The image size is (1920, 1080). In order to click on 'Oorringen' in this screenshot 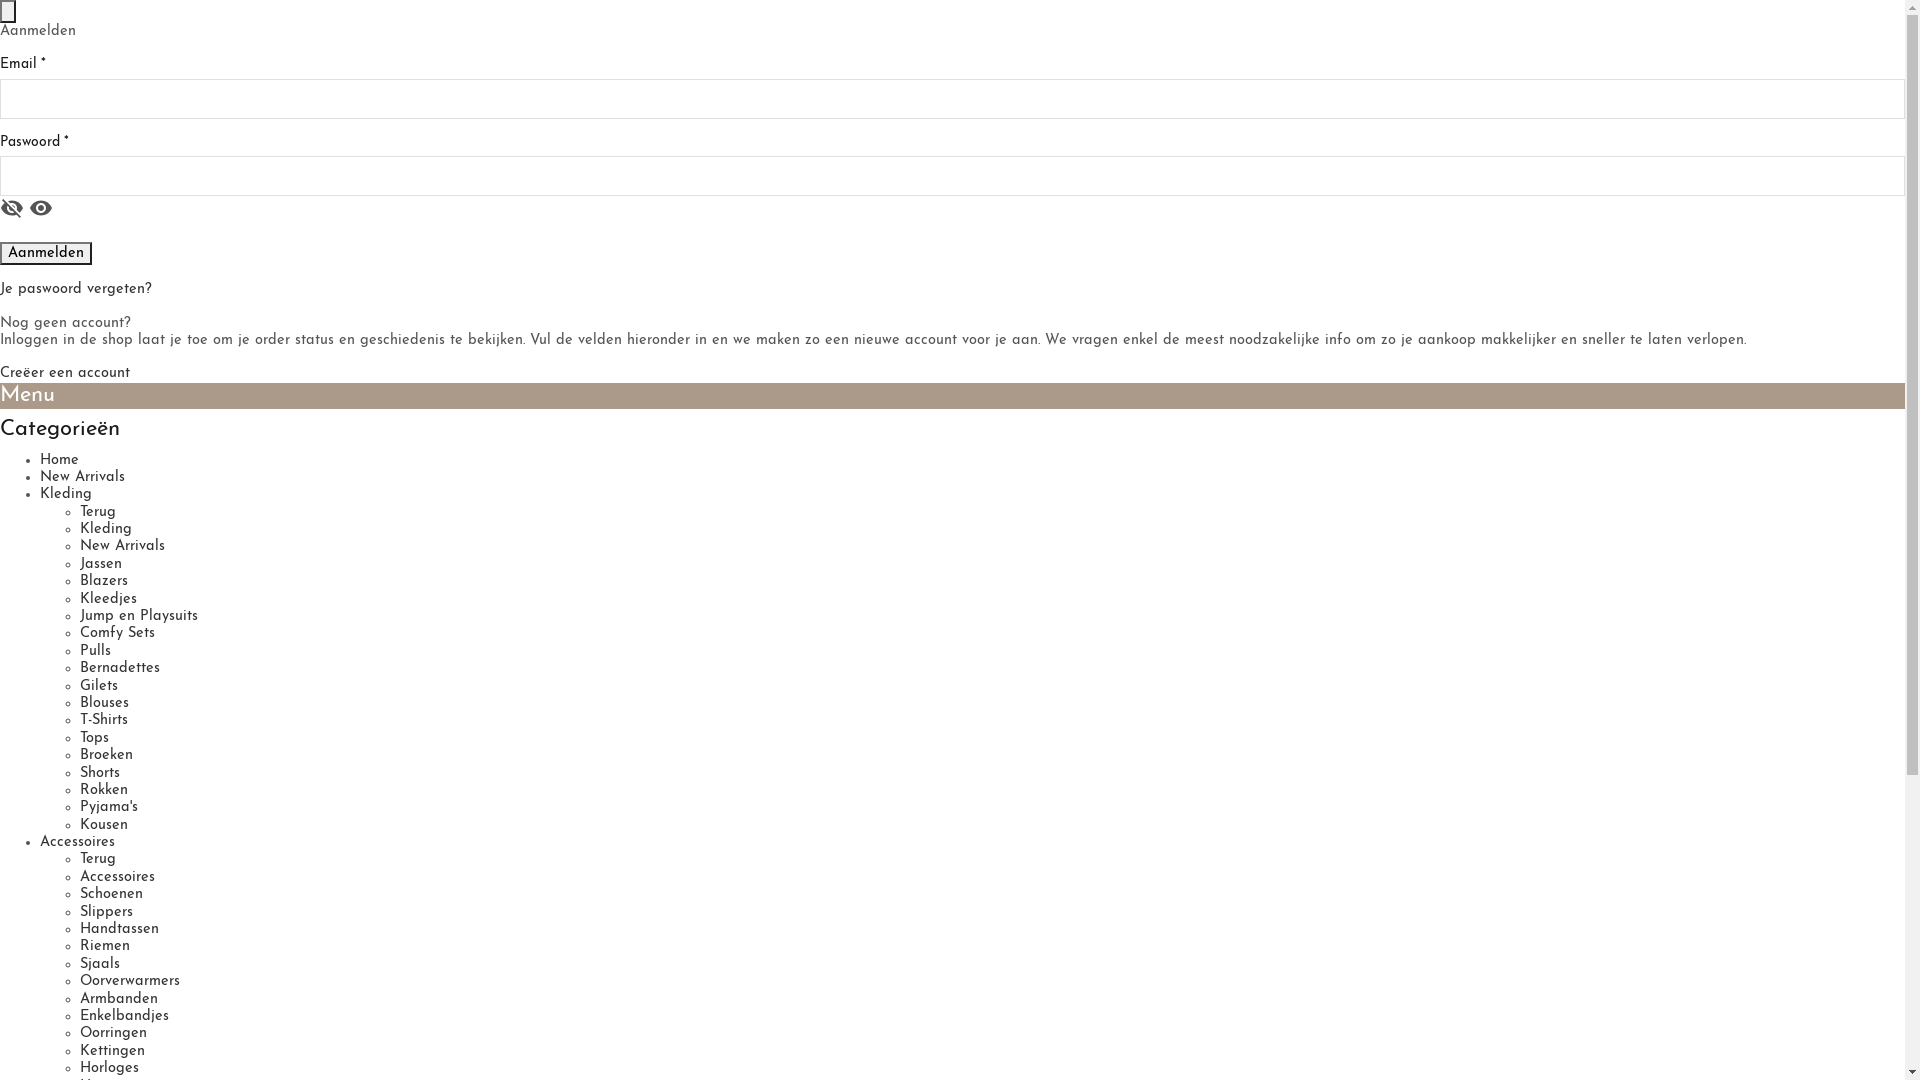, I will do `click(80, 1033)`.